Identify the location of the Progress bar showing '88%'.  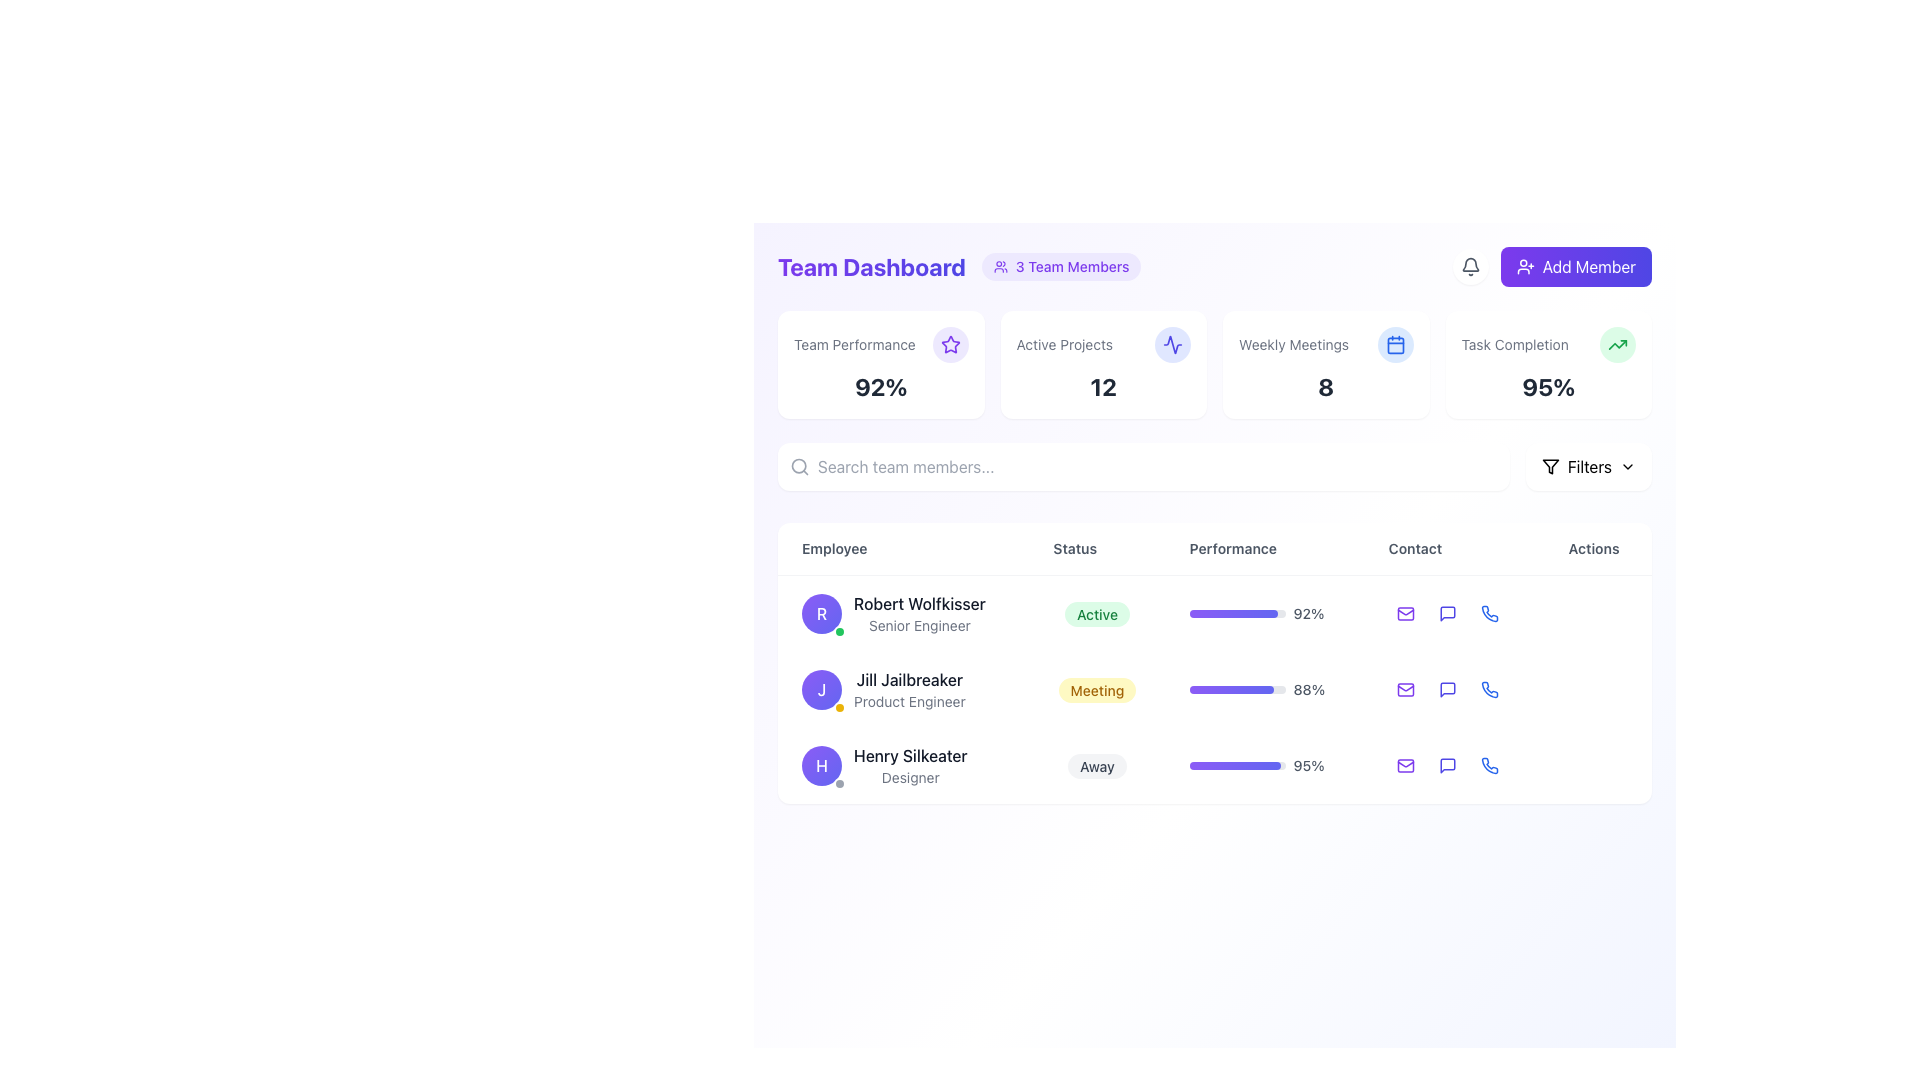
(1264, 689).